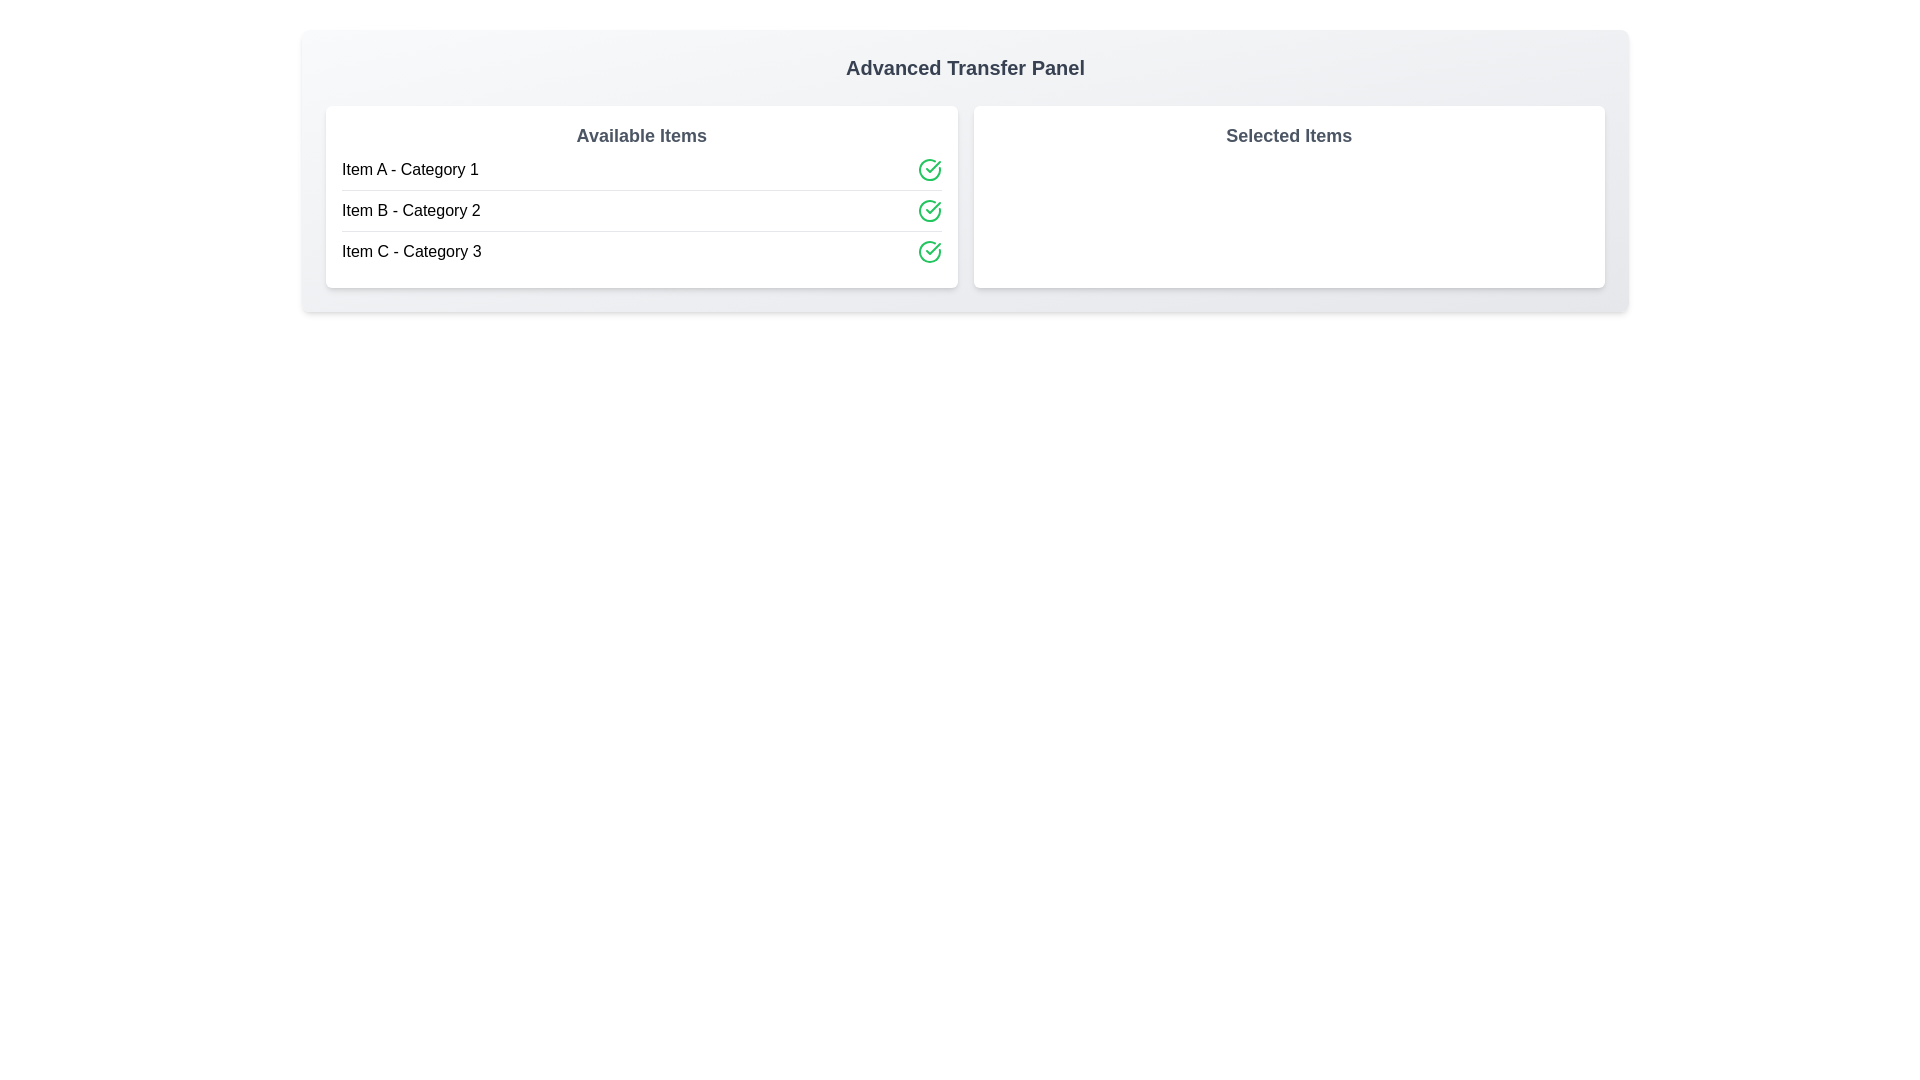 This screenshot has height=1080, width=1920. Describe the element at coordinates (928, 211) in the screenshot. I see `the circular green outlined icon with a checkmark next to 'Item B - Category 2'` at that location.